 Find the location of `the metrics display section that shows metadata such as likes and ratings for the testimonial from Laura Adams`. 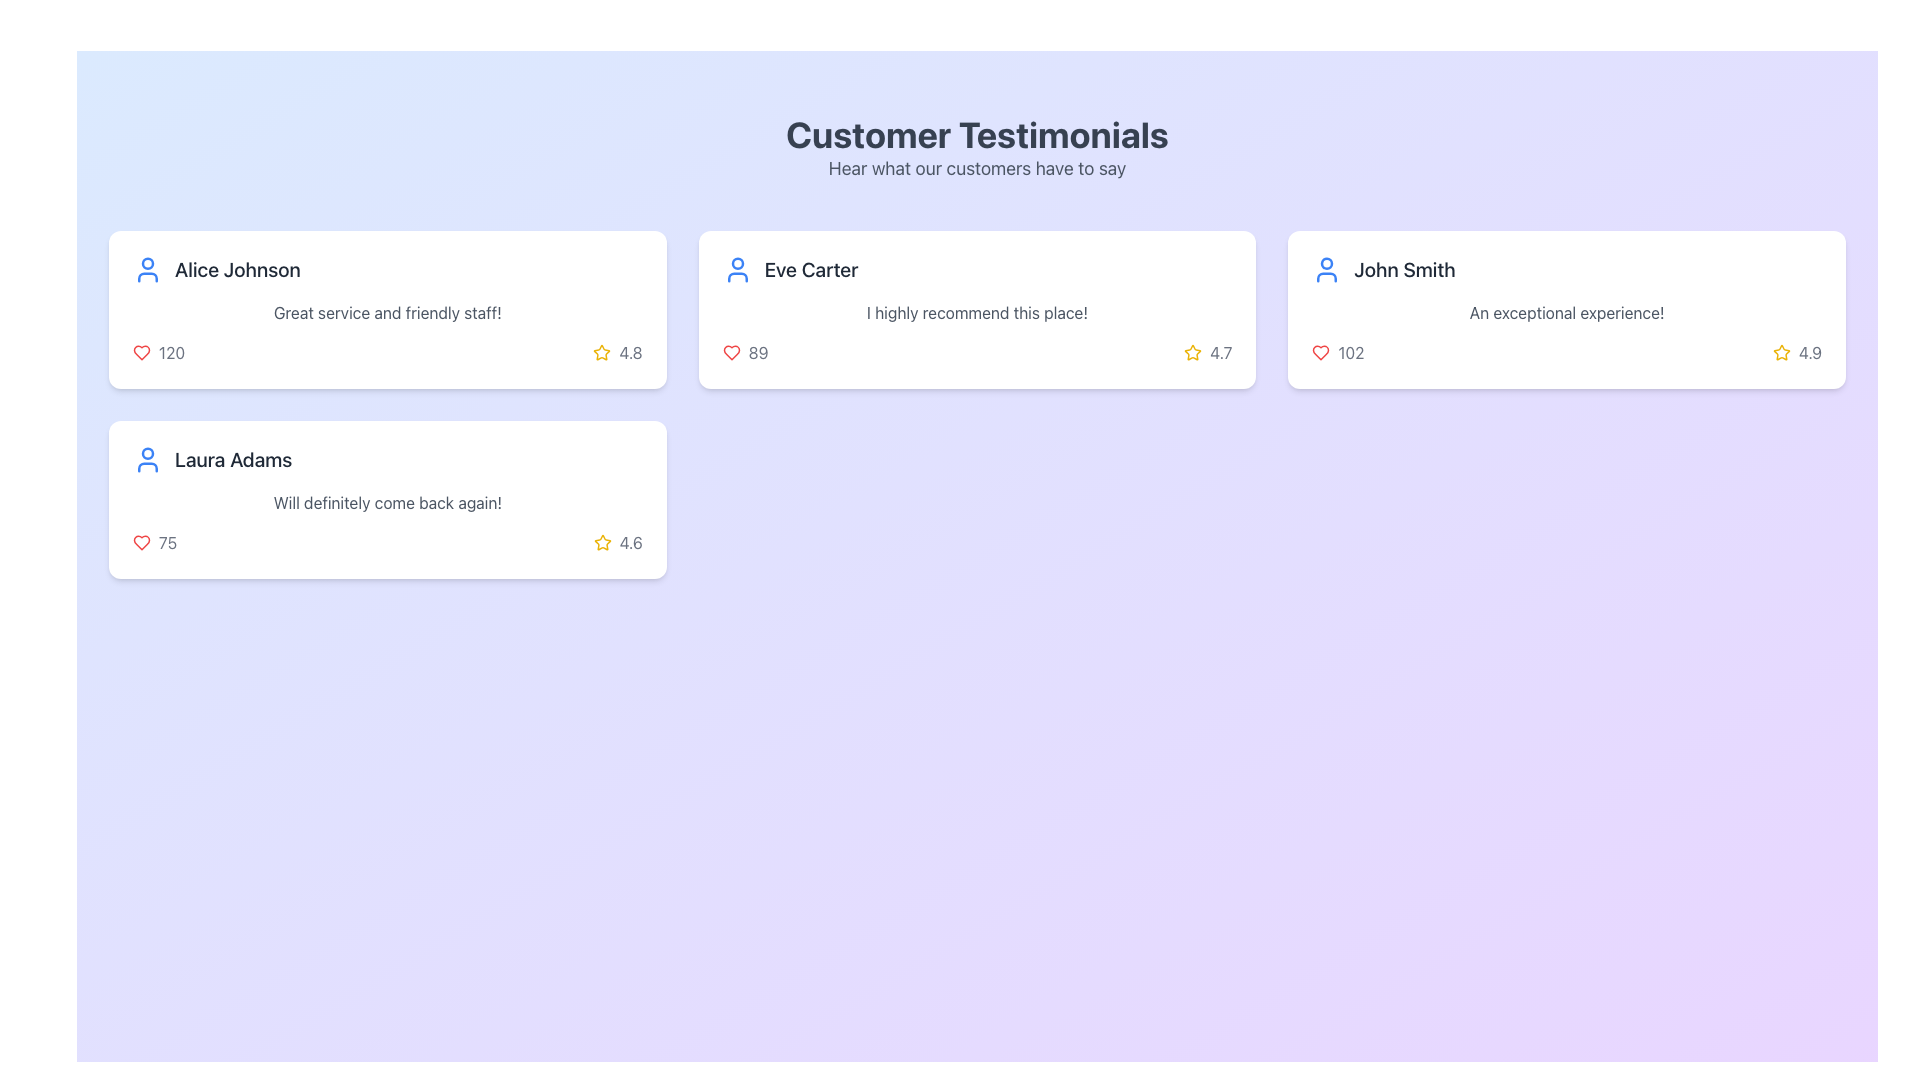

the metrics display section that shows metadata such as likes and ratings for the testimonial from Laura Adams is located at coordinates (387, 543).